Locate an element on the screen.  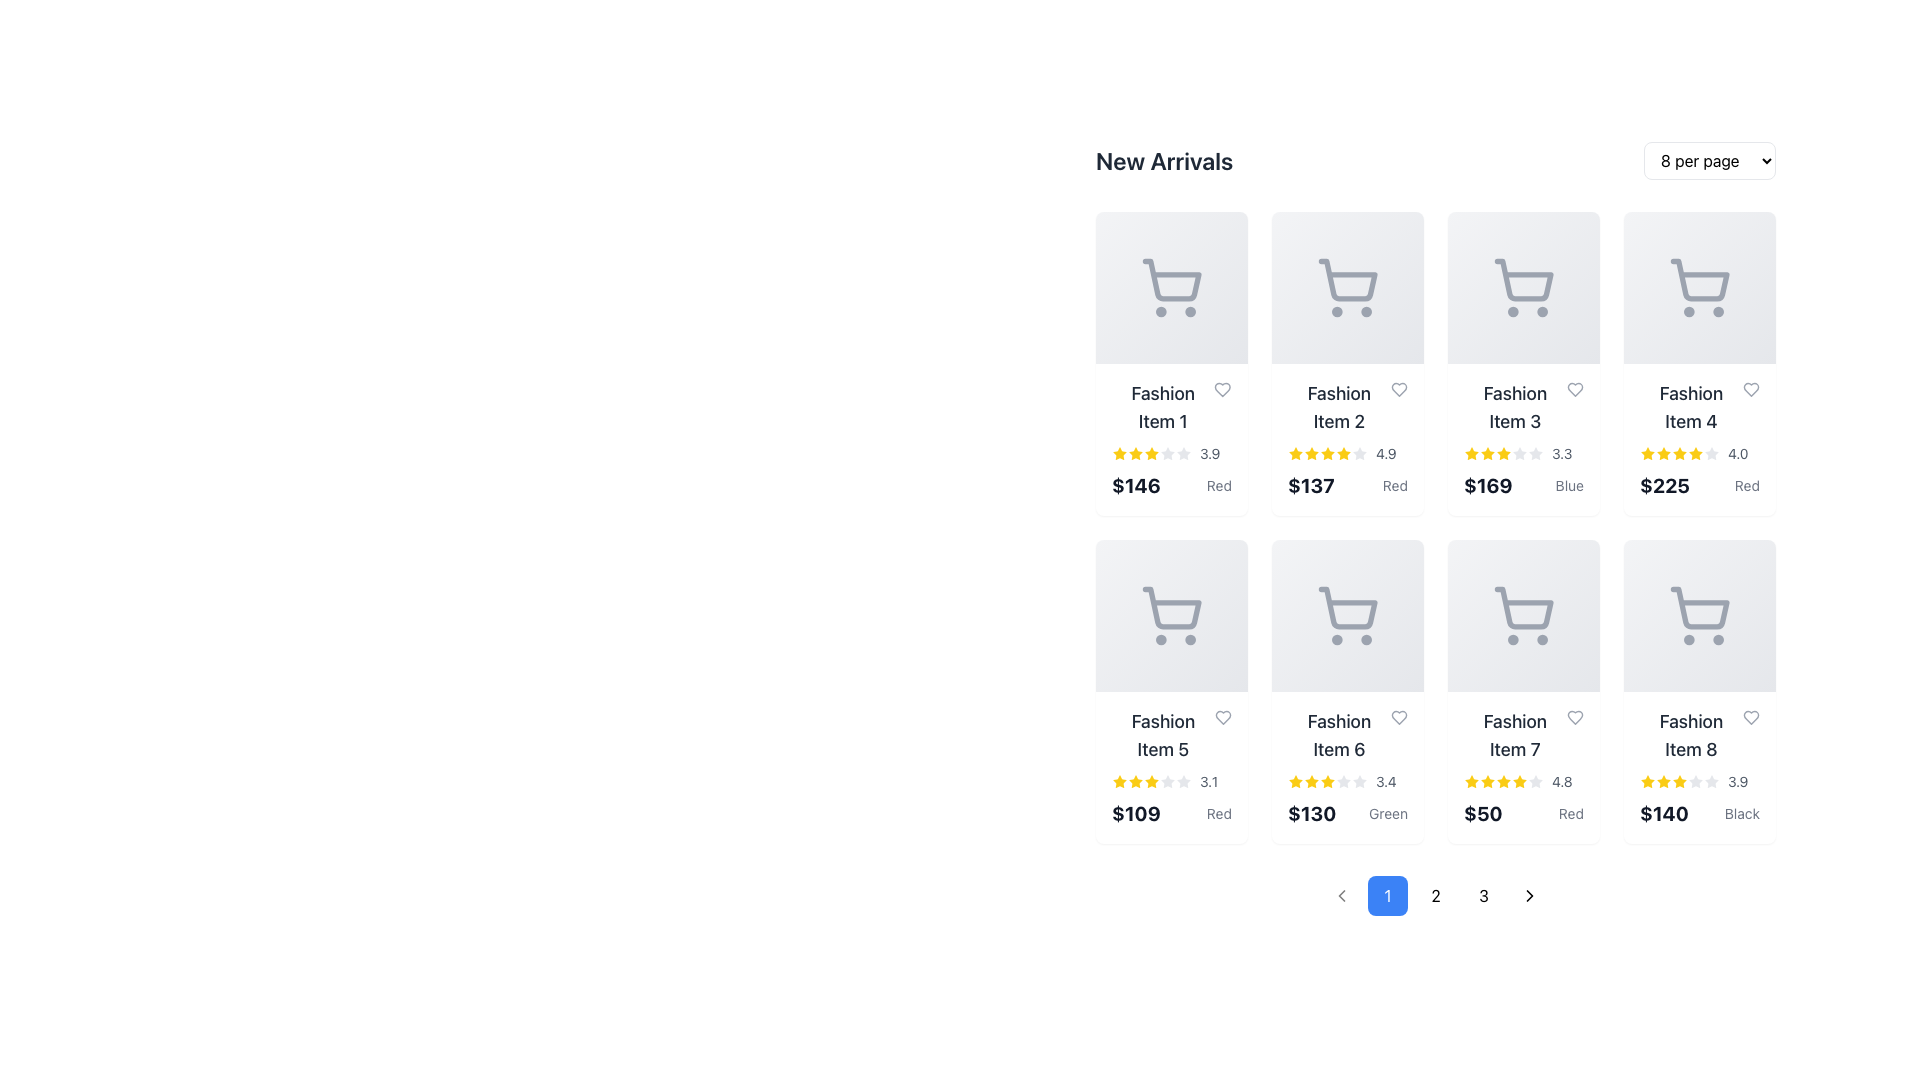
the text label displaying the price of Fashion Item 3, which is located above the text 'Blue' in the grid layout is located at coordinates (1488, 486).